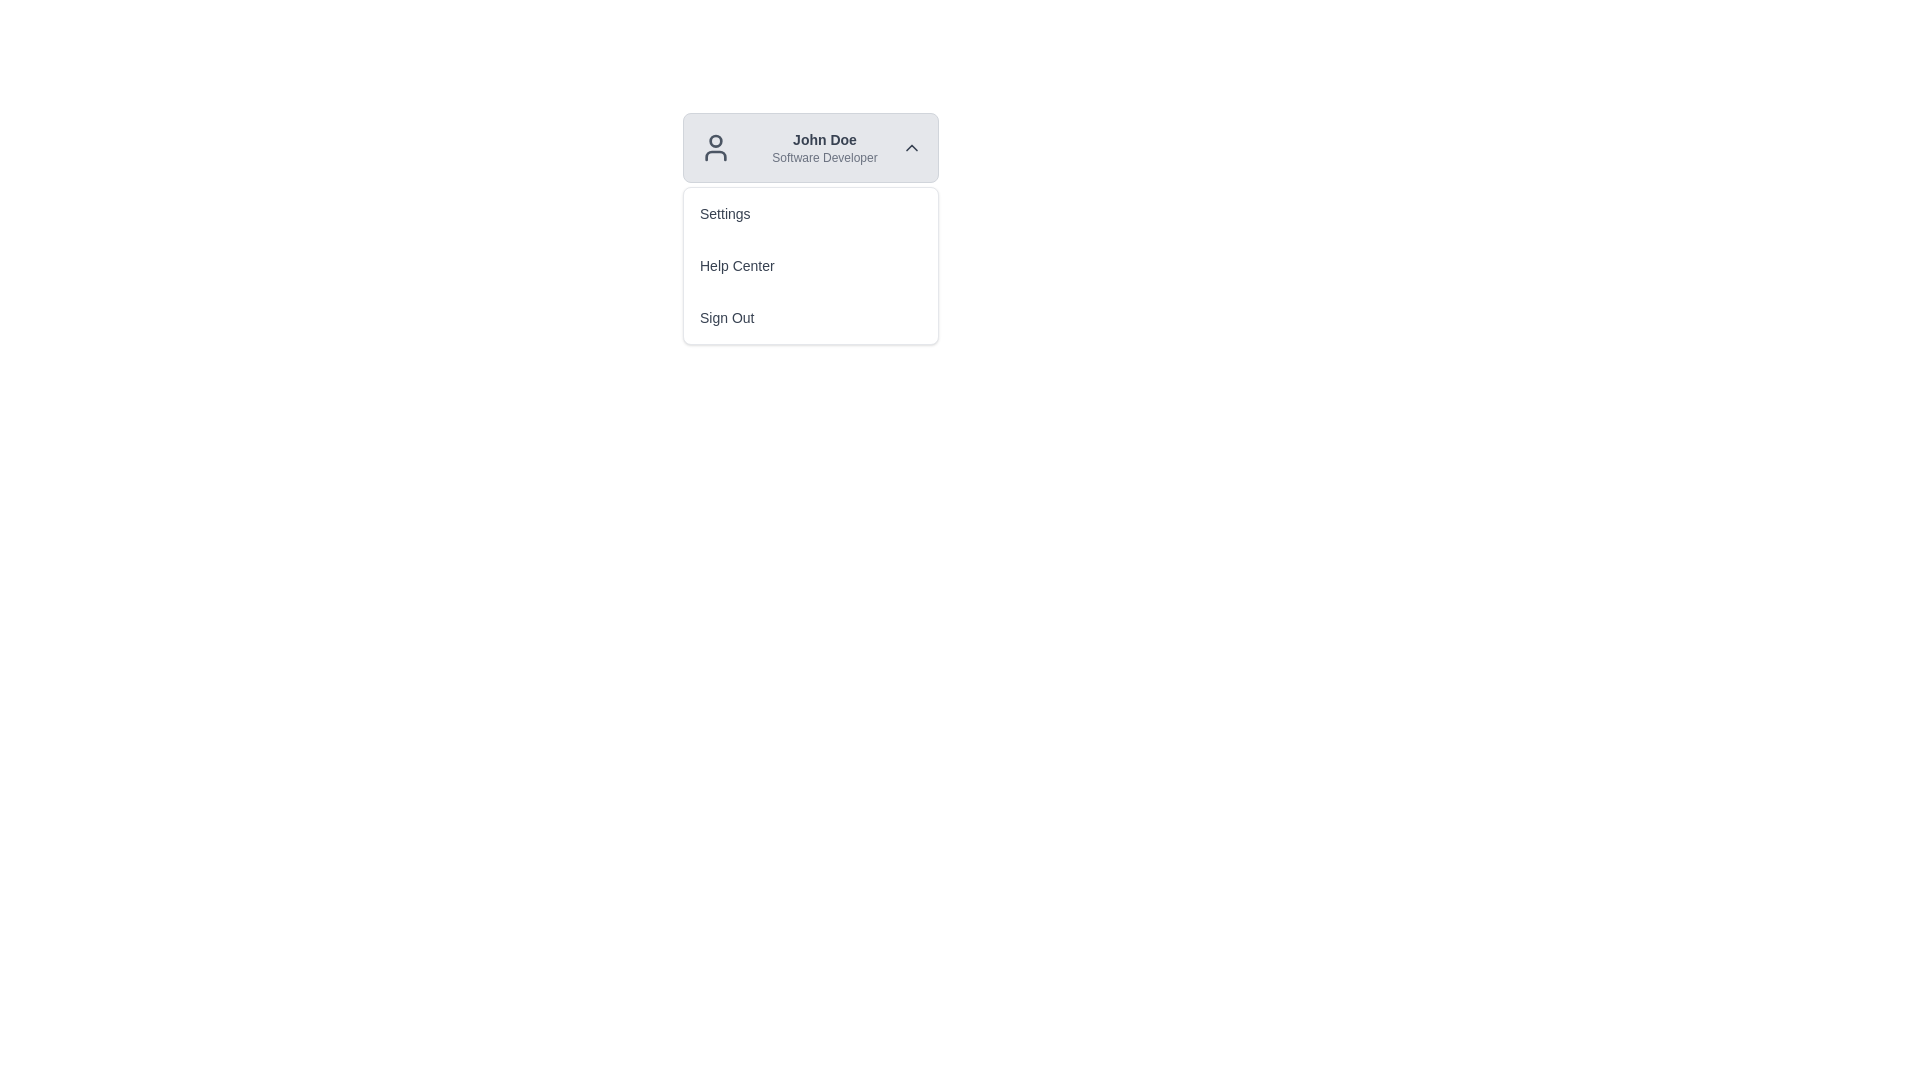  I want to click on the third item in the dropdown menu labeled for signing out the user, which is located below the 'Settings' and 'Help Center' options, to log out, so click(811, 316).